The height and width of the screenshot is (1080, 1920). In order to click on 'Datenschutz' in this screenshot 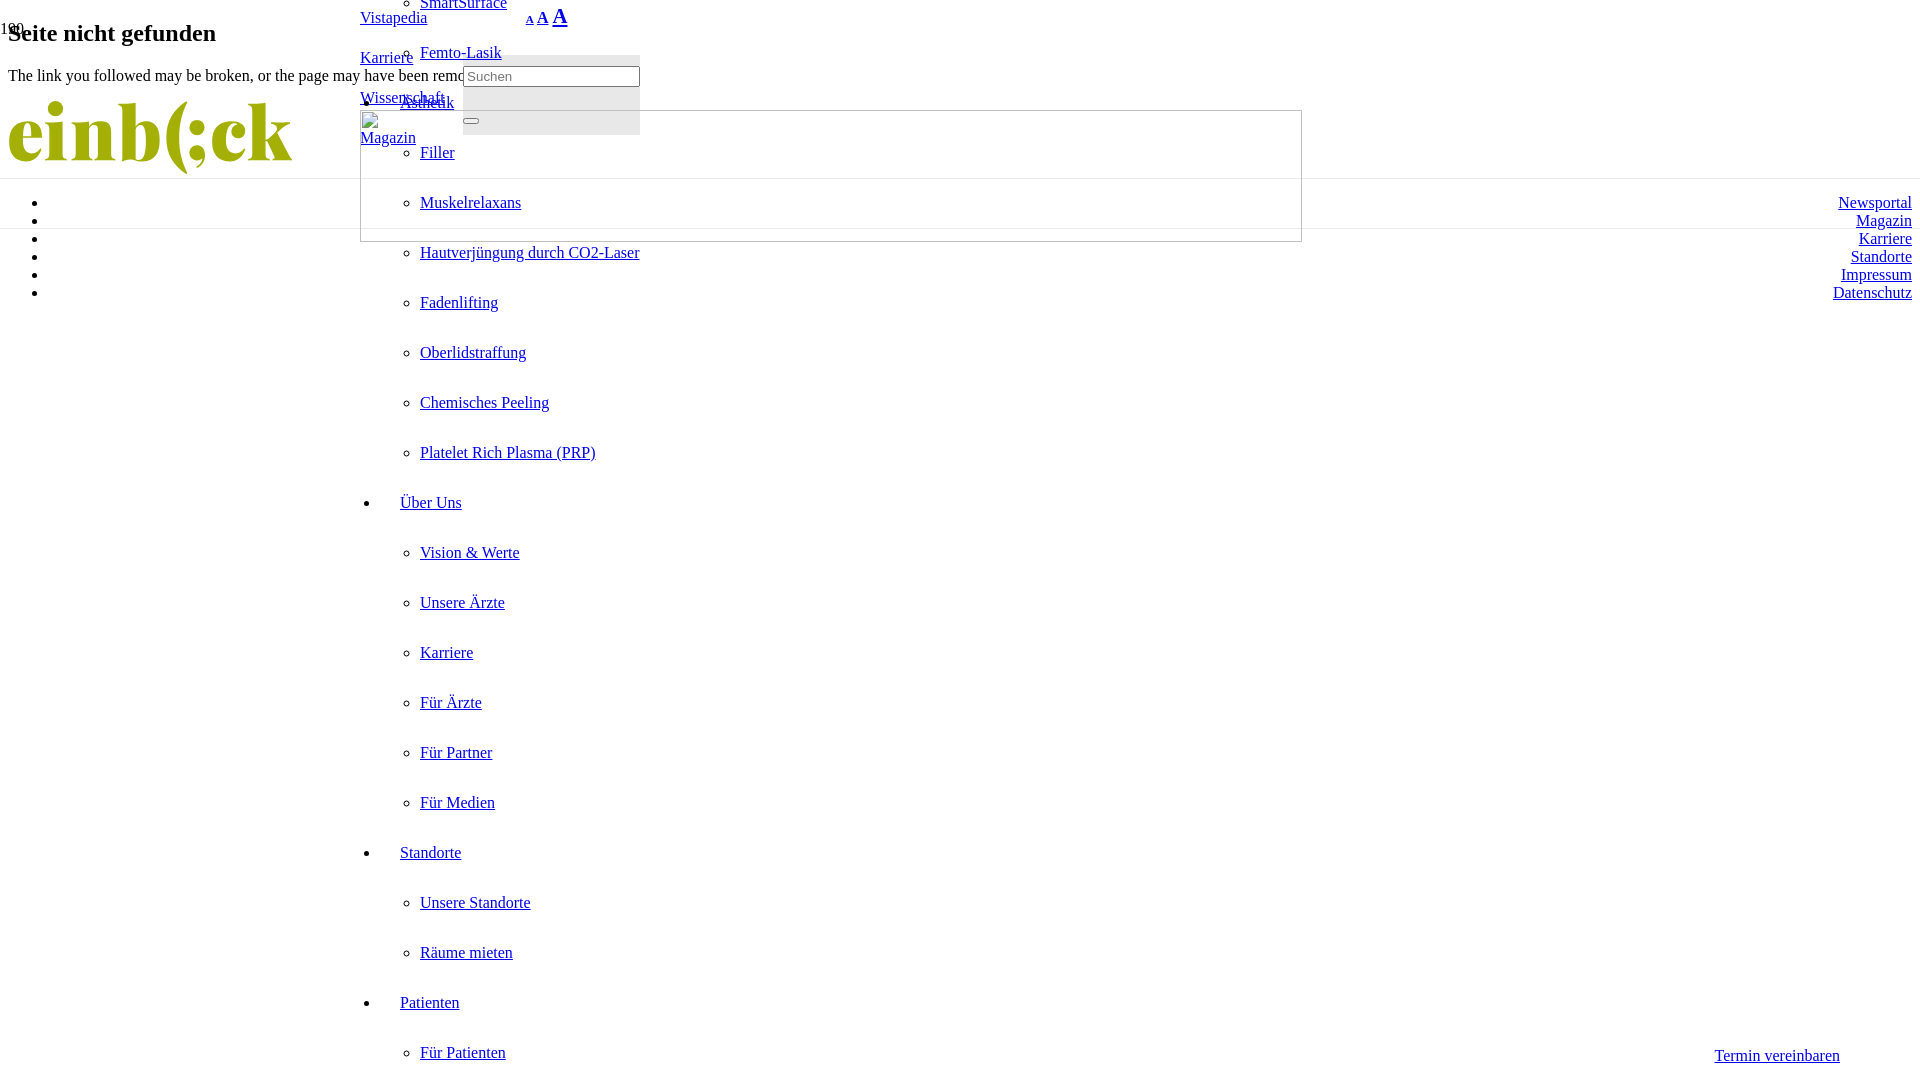, I will do `click(1871, 292)`.